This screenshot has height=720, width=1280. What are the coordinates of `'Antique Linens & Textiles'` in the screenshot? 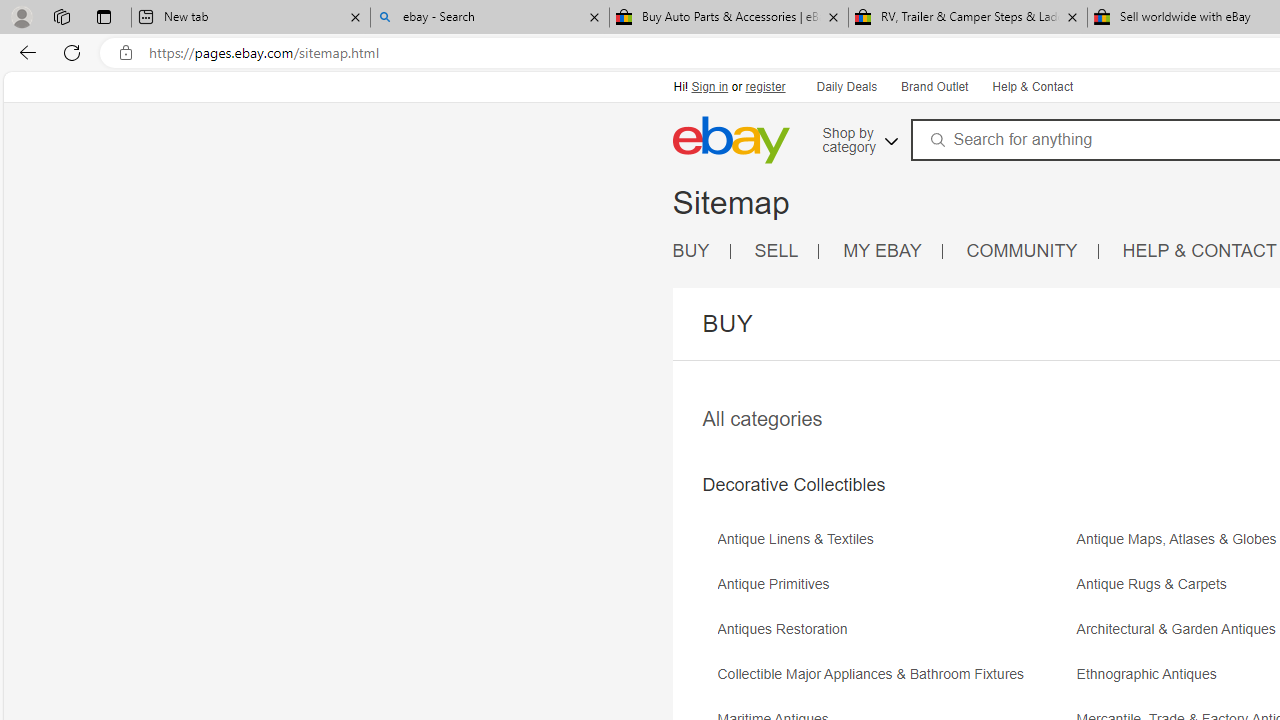 It's located at (800, 538).